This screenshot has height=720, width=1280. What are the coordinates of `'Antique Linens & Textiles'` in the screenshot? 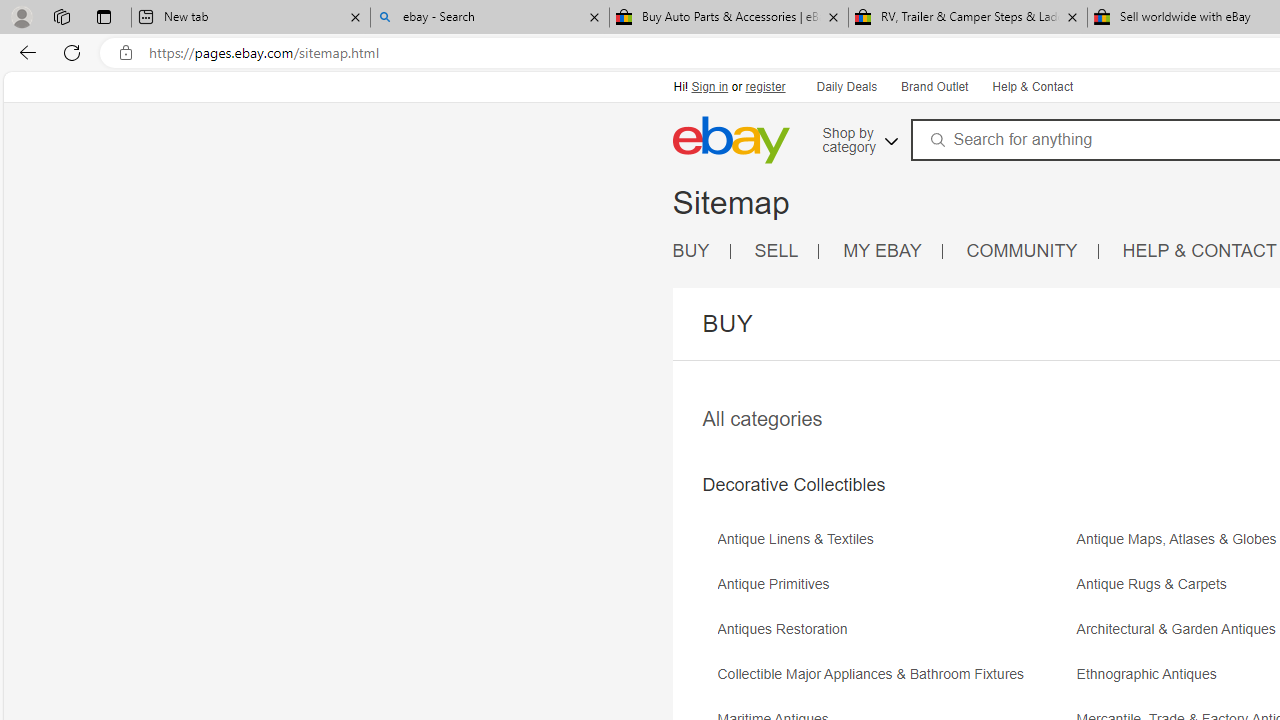 It's located at (800, 538).